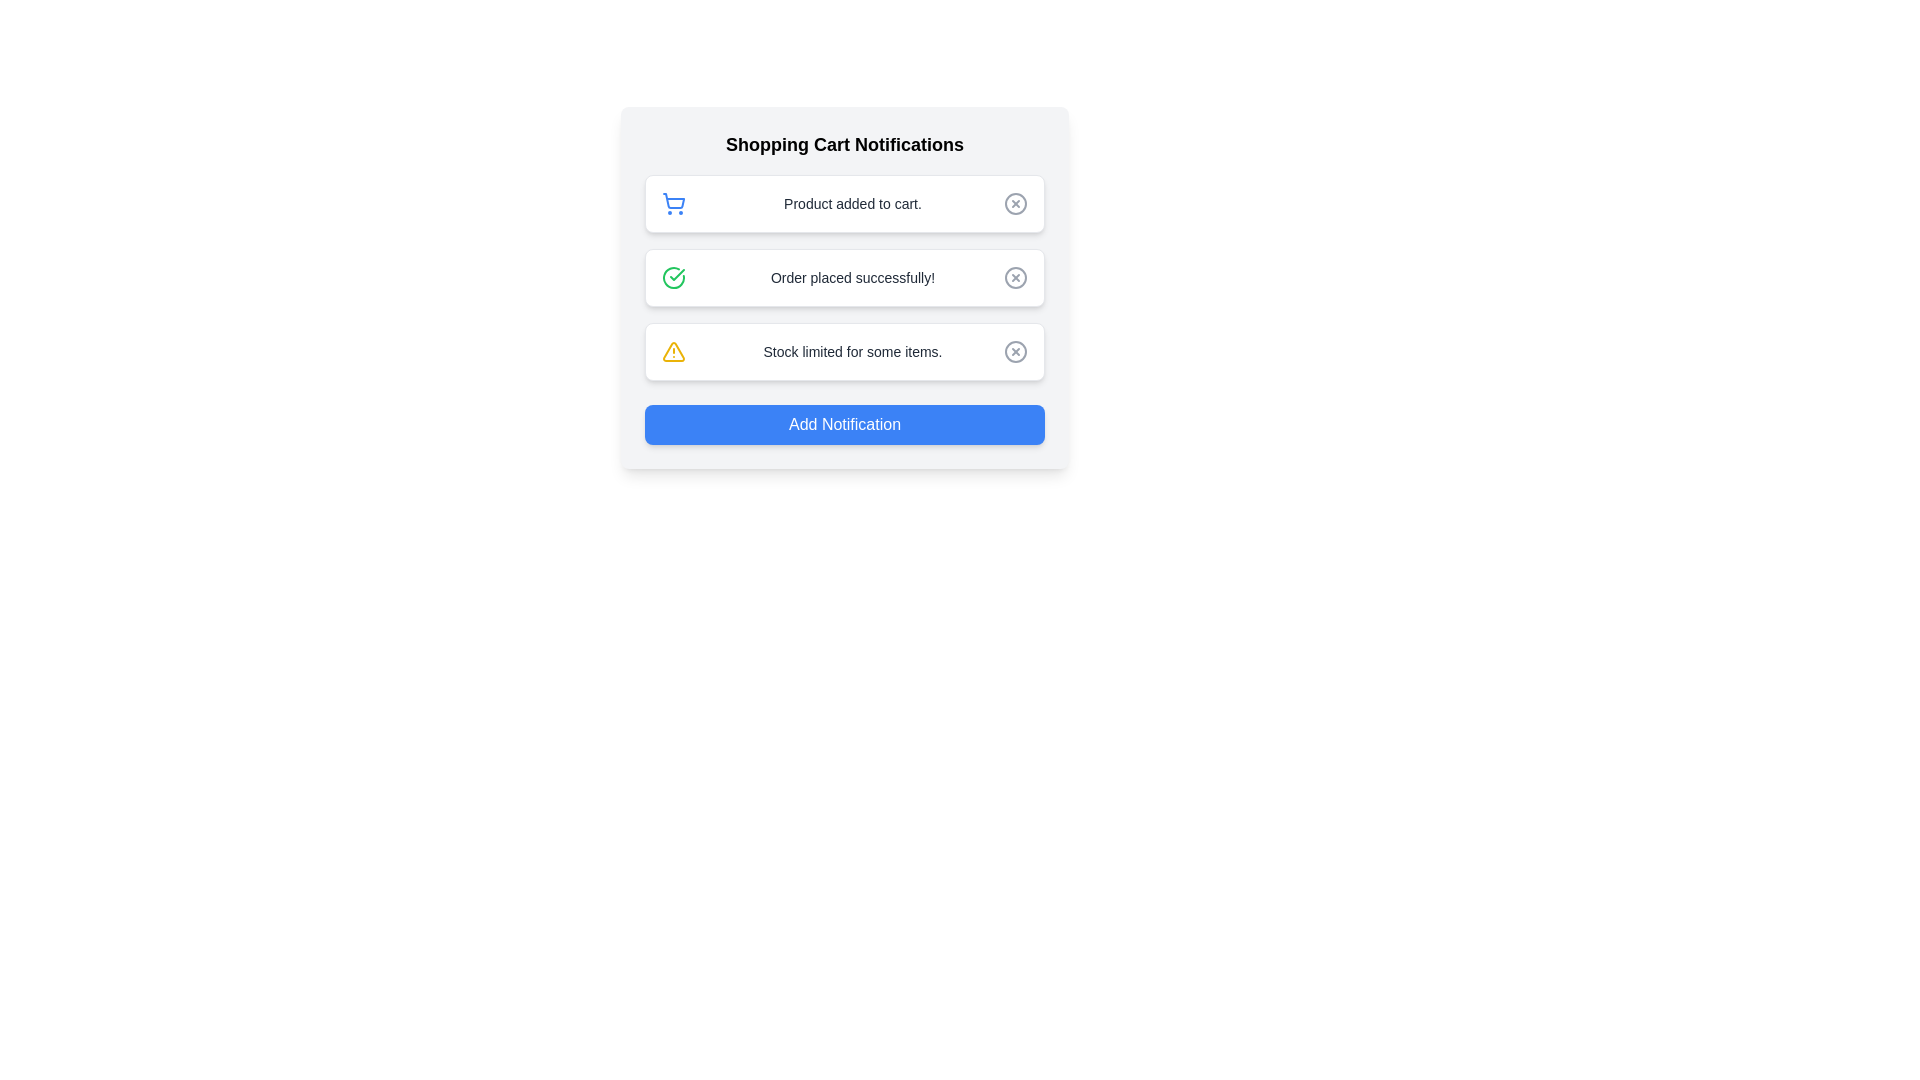  I want to click on the stock limitation alert icon located to the left of the text 'Stock limited for some items.' within the notification card, which is the third notification under 'Shopping Cart Notifications.', so click(673, 350).